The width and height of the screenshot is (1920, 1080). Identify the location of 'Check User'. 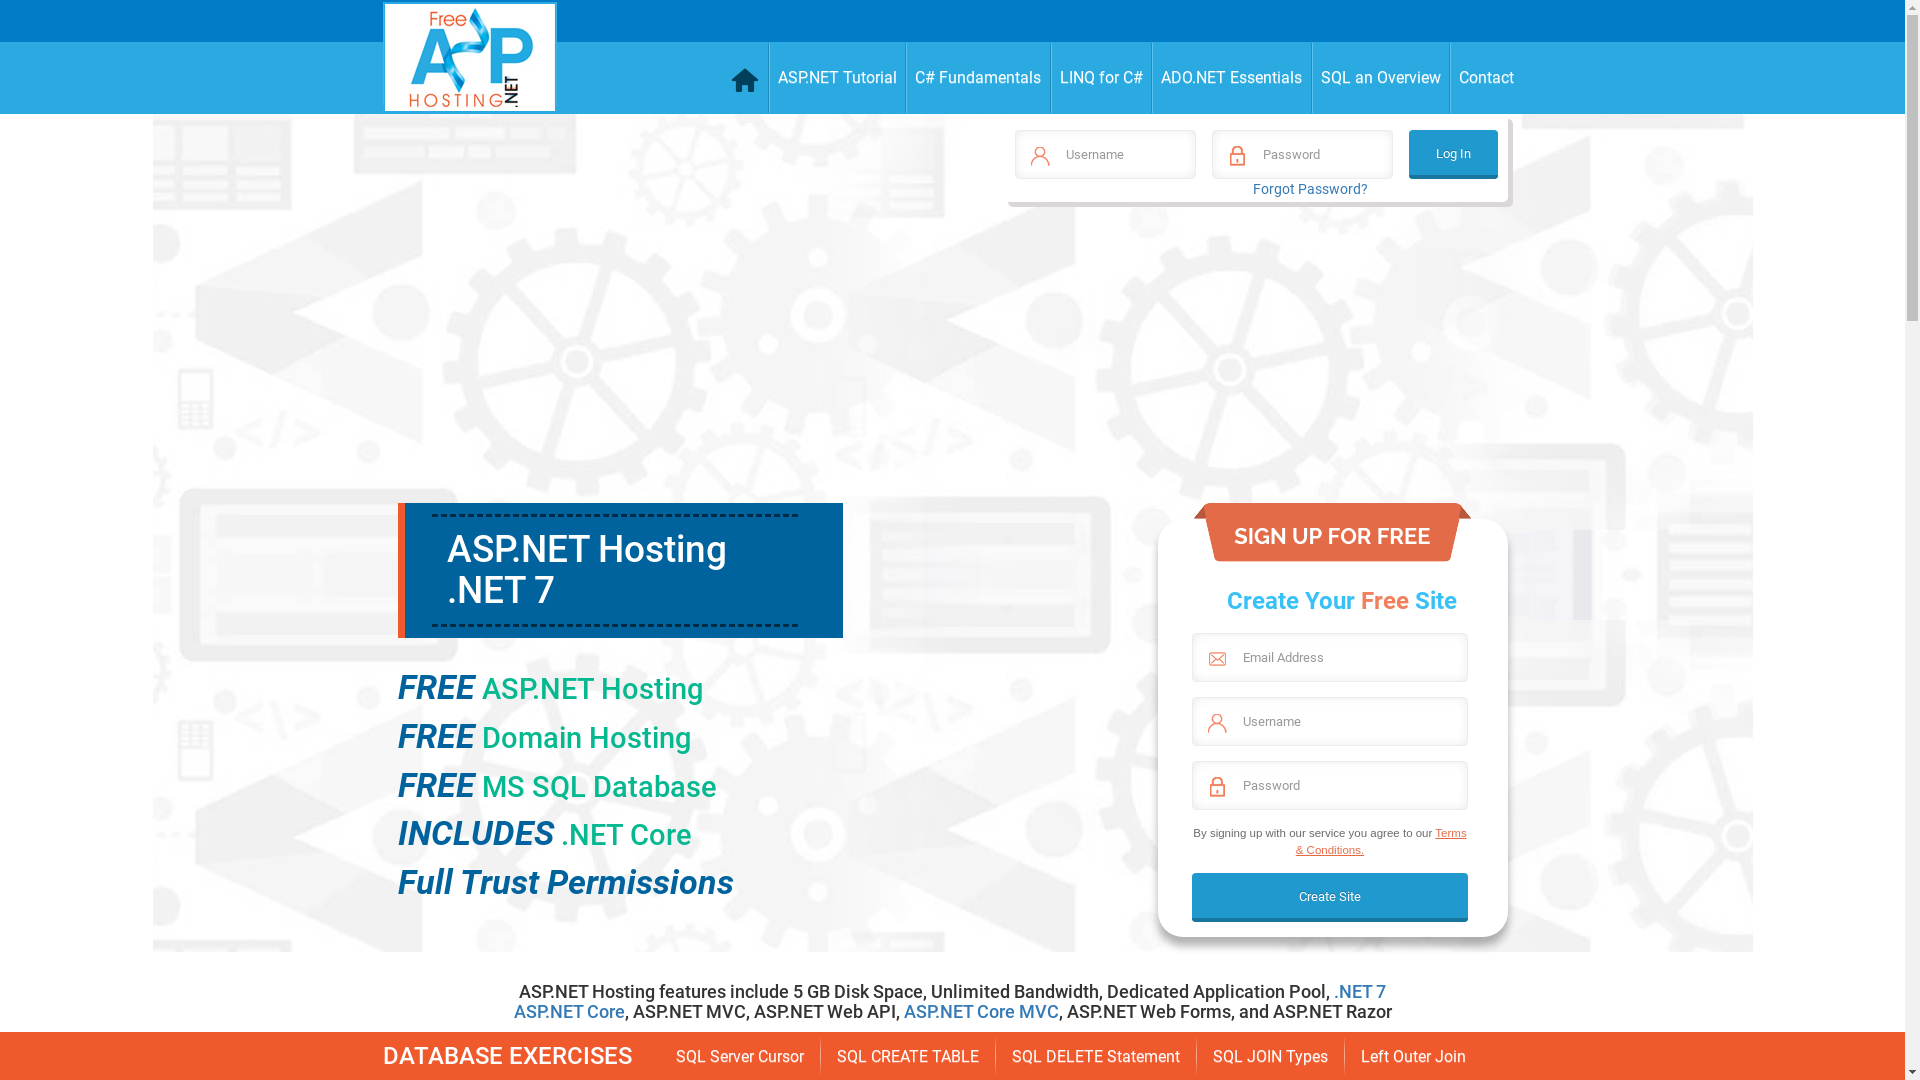
(40, 24).